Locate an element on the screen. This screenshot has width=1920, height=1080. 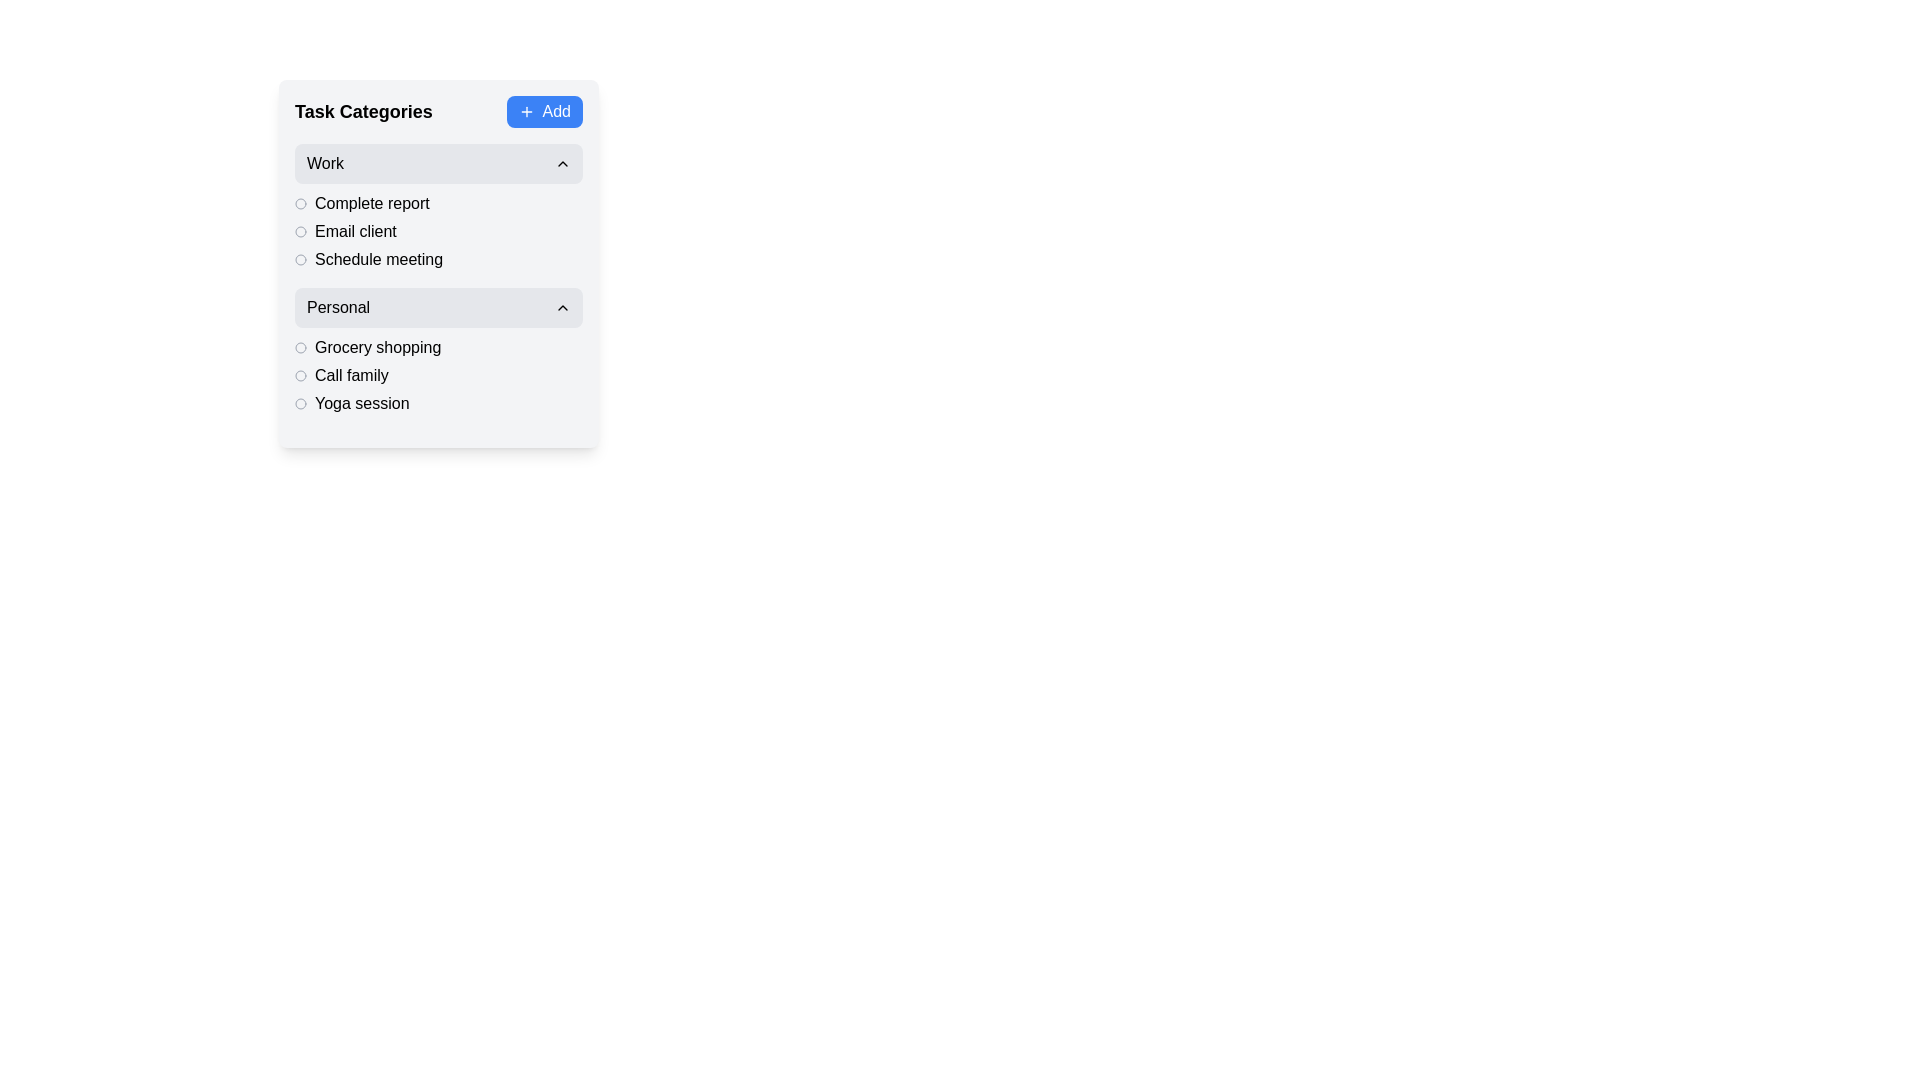
the SVG circle graphic that serves as a decorative or interactive indicator for the 'Call family' list item in the 'Personal' dropdown section is located at coordinates (300, 375).